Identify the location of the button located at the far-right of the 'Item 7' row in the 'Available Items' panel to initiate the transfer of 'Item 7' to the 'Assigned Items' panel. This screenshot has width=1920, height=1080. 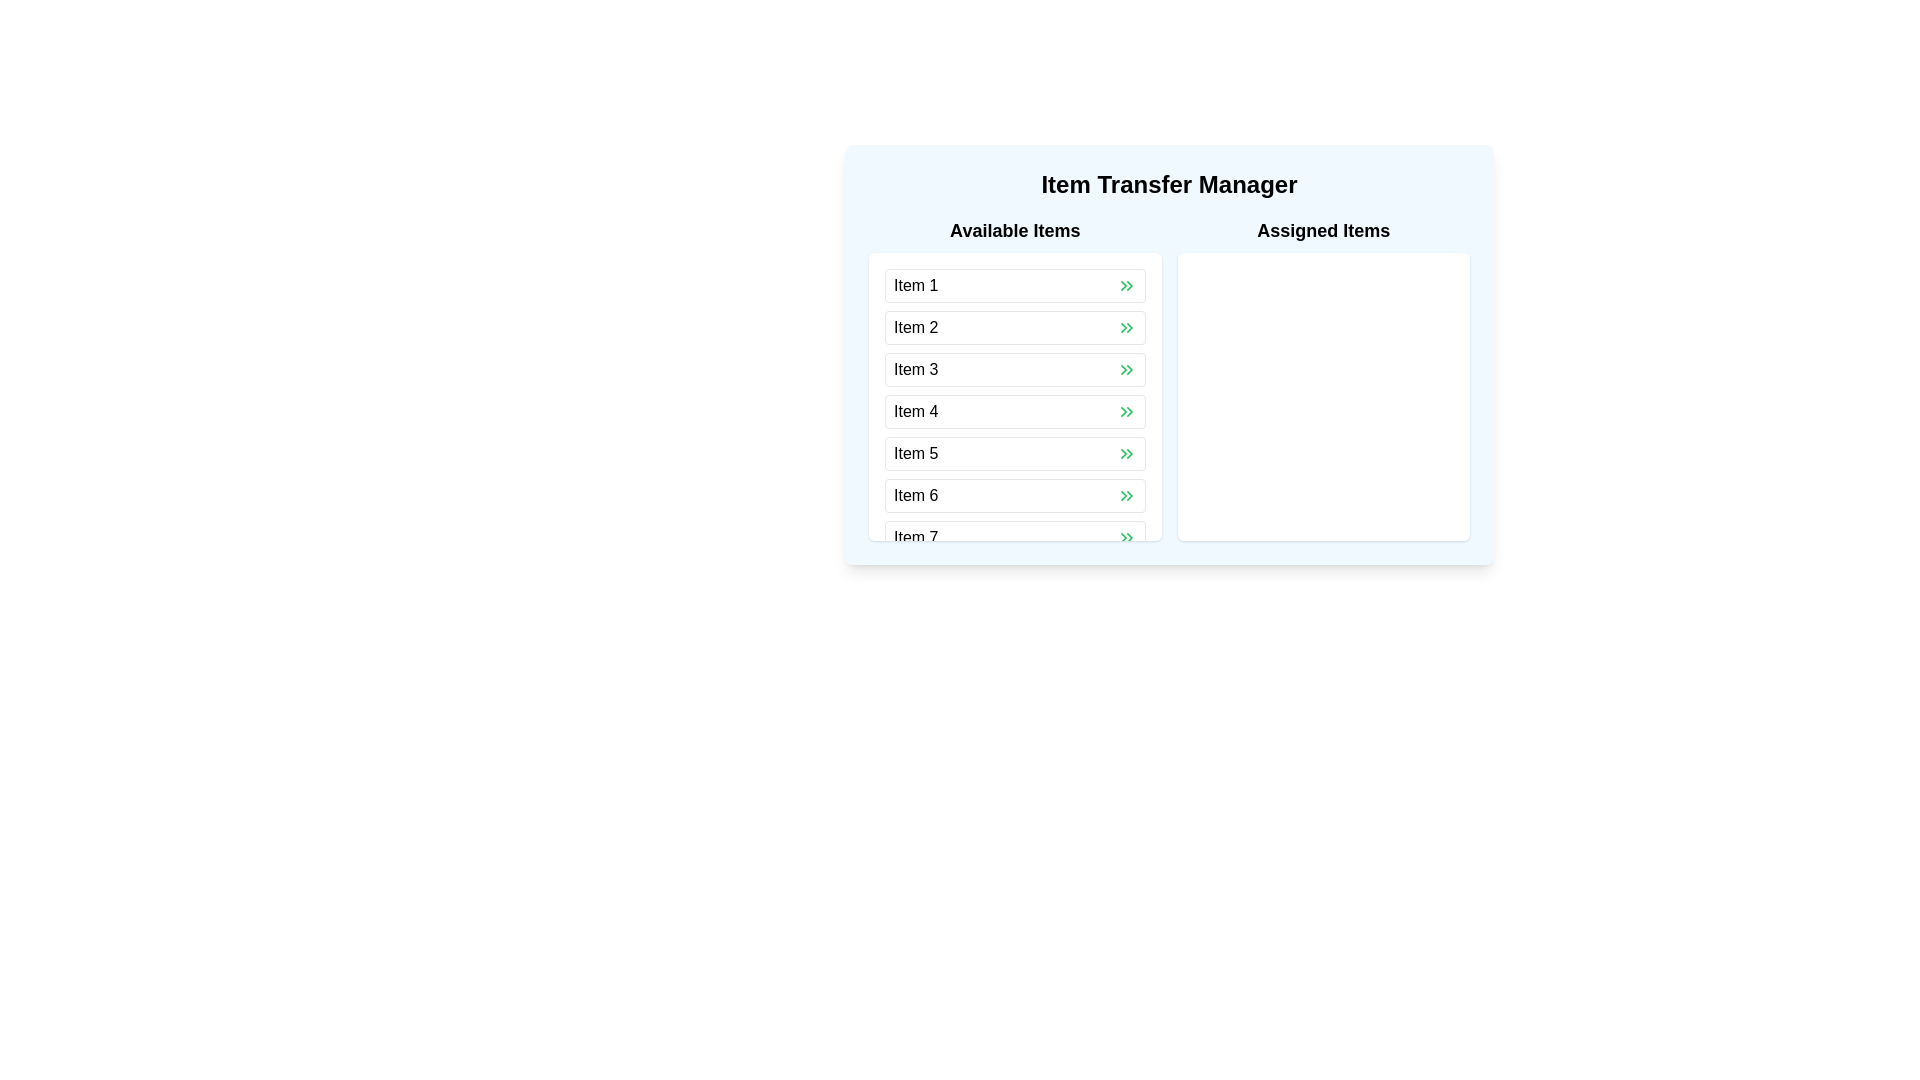
(1126, 536).